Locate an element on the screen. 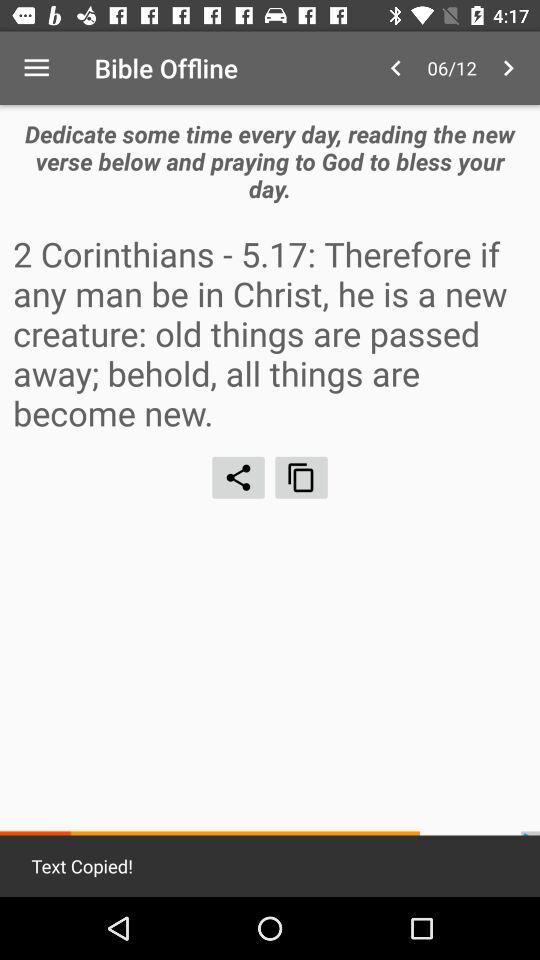  icon next to bible offline item is located at coordinates (36, 68).